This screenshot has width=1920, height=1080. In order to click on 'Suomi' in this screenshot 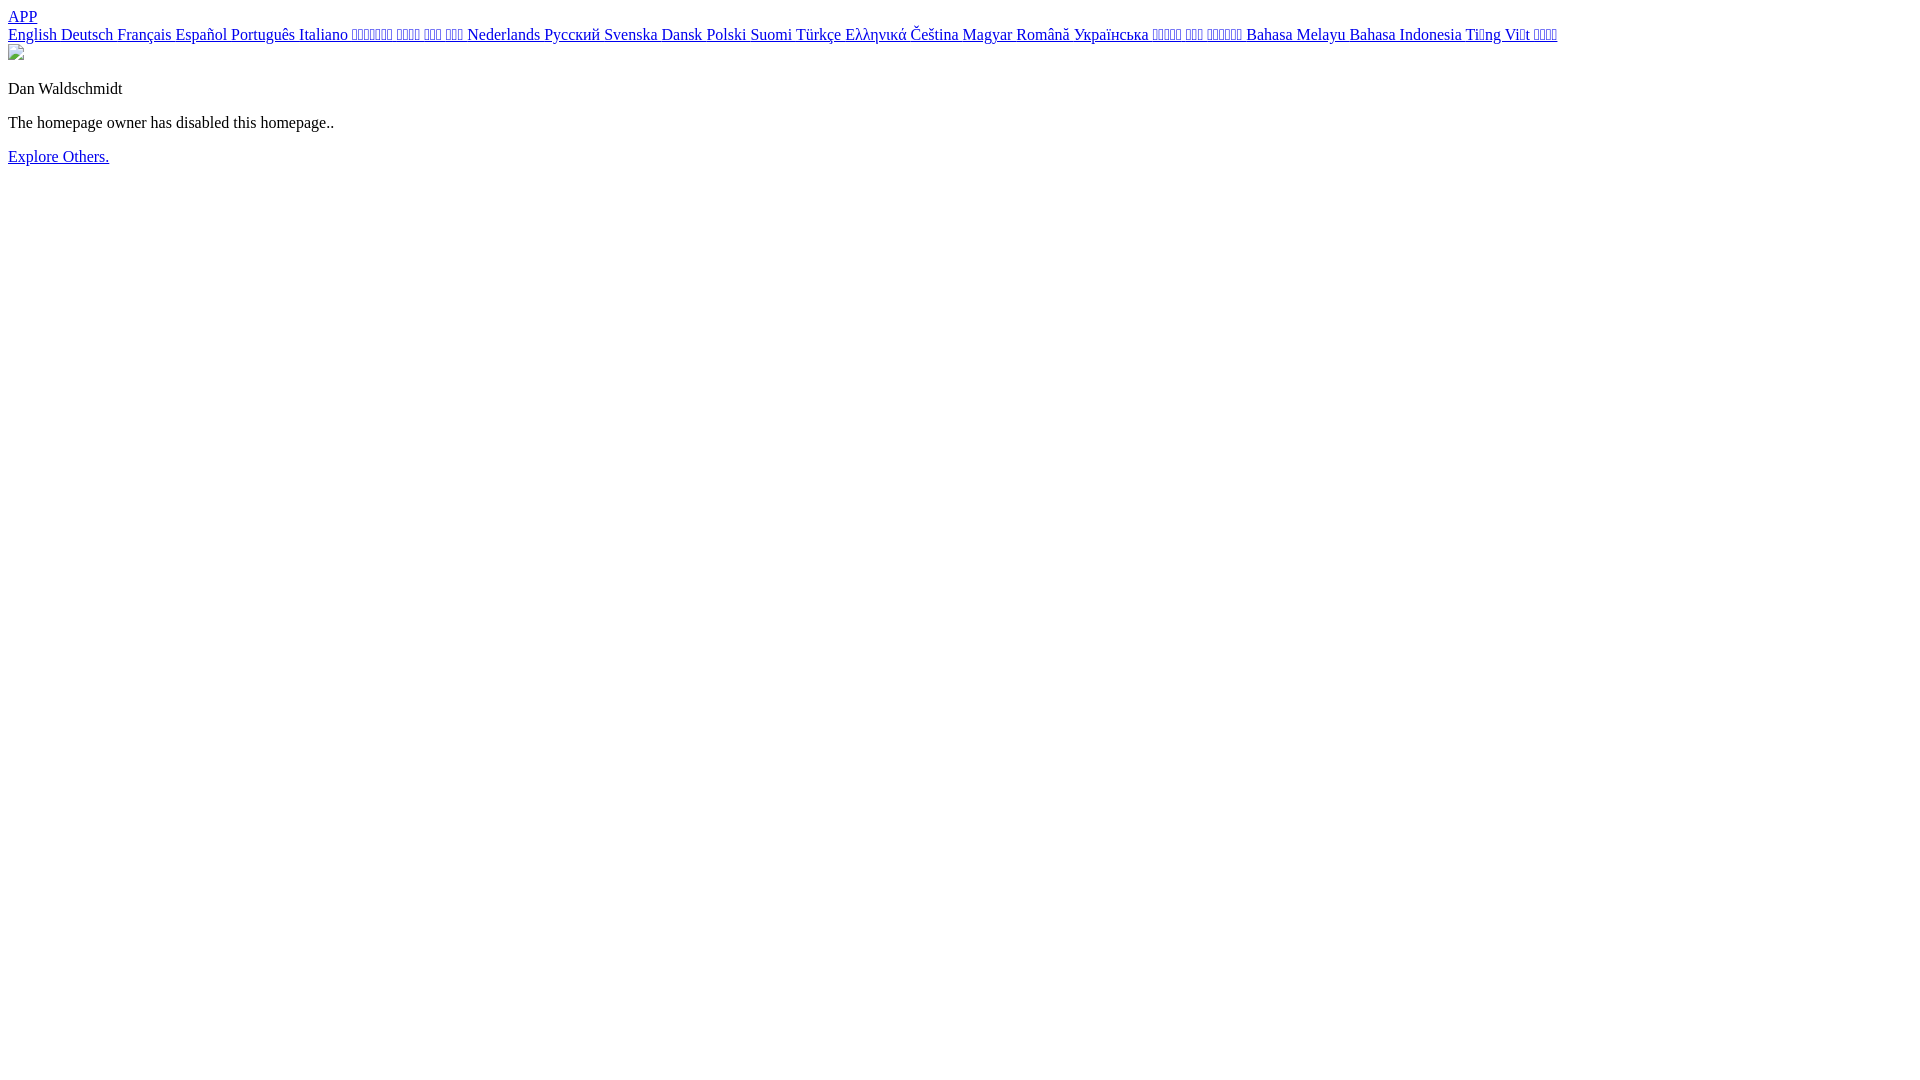, I will do `click(771, 34)`.